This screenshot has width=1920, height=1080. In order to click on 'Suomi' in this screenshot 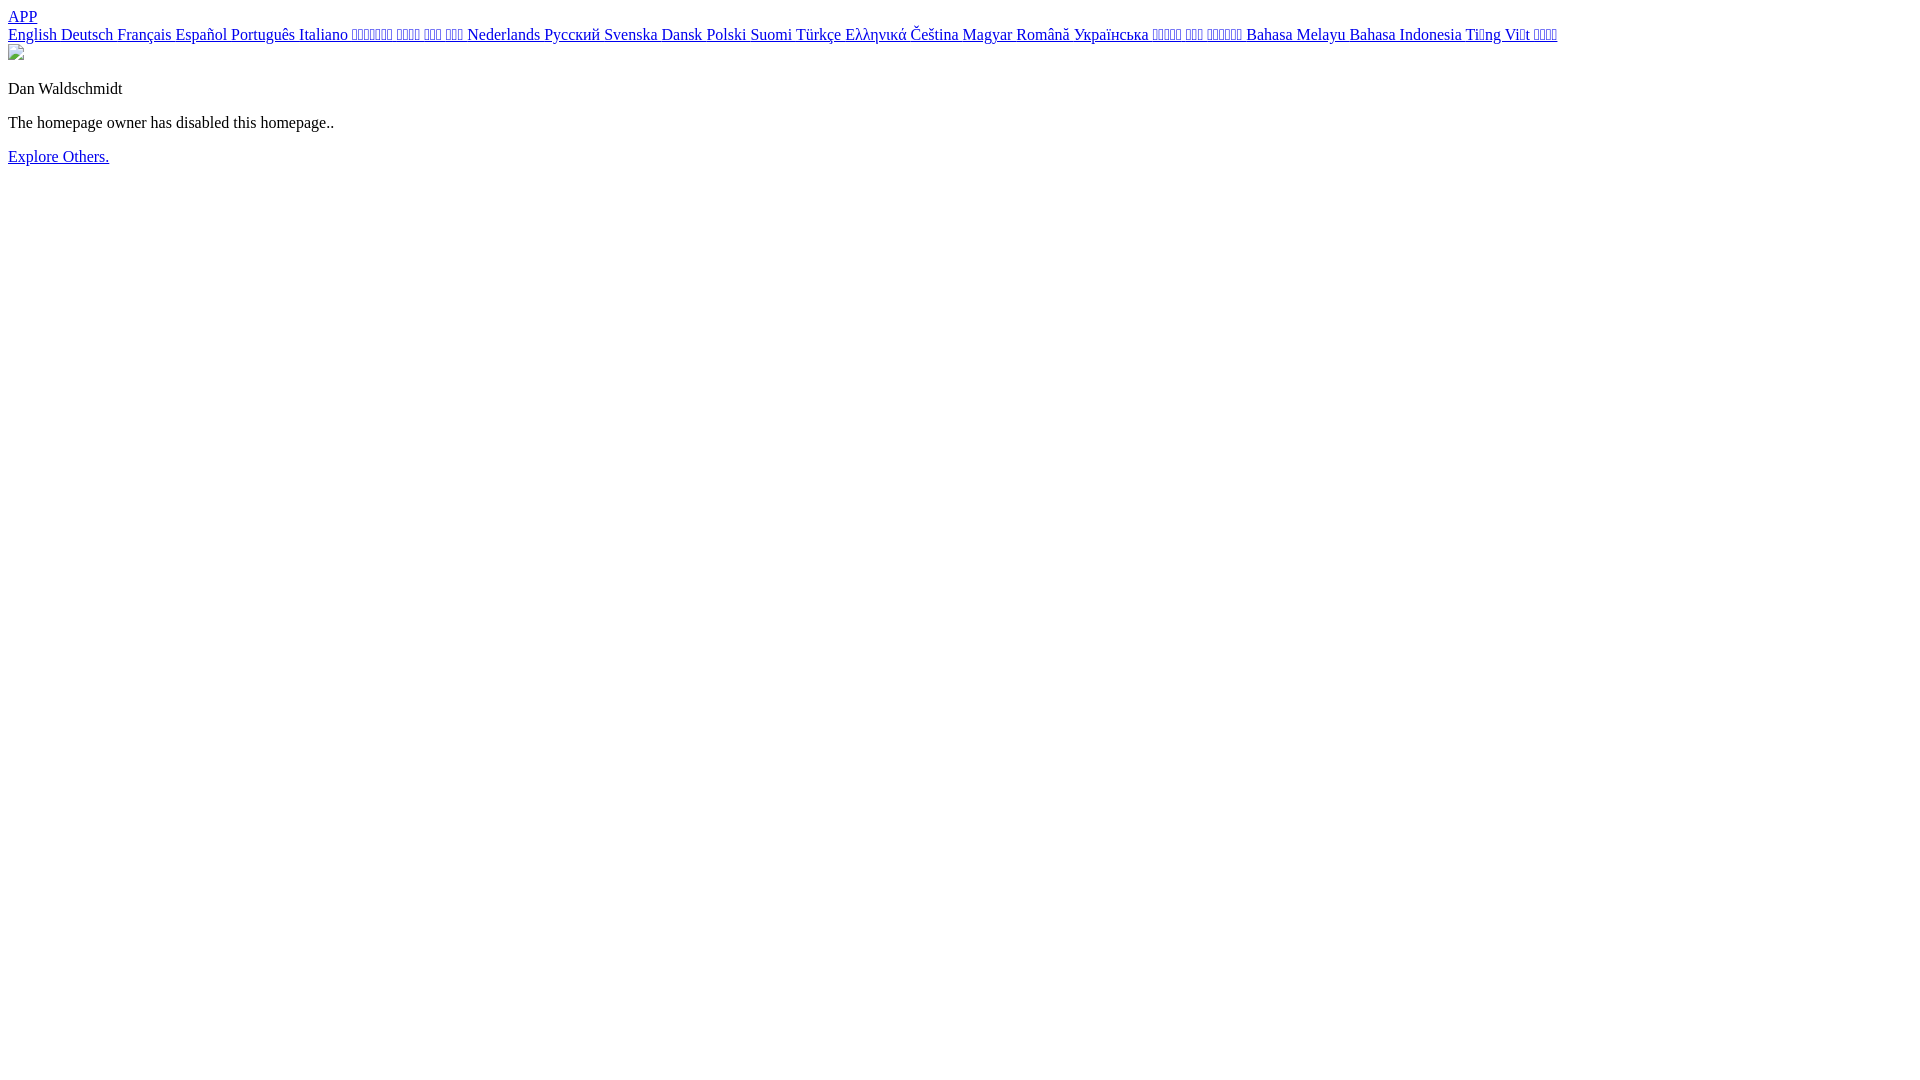, I will do `click(771, 34)`.